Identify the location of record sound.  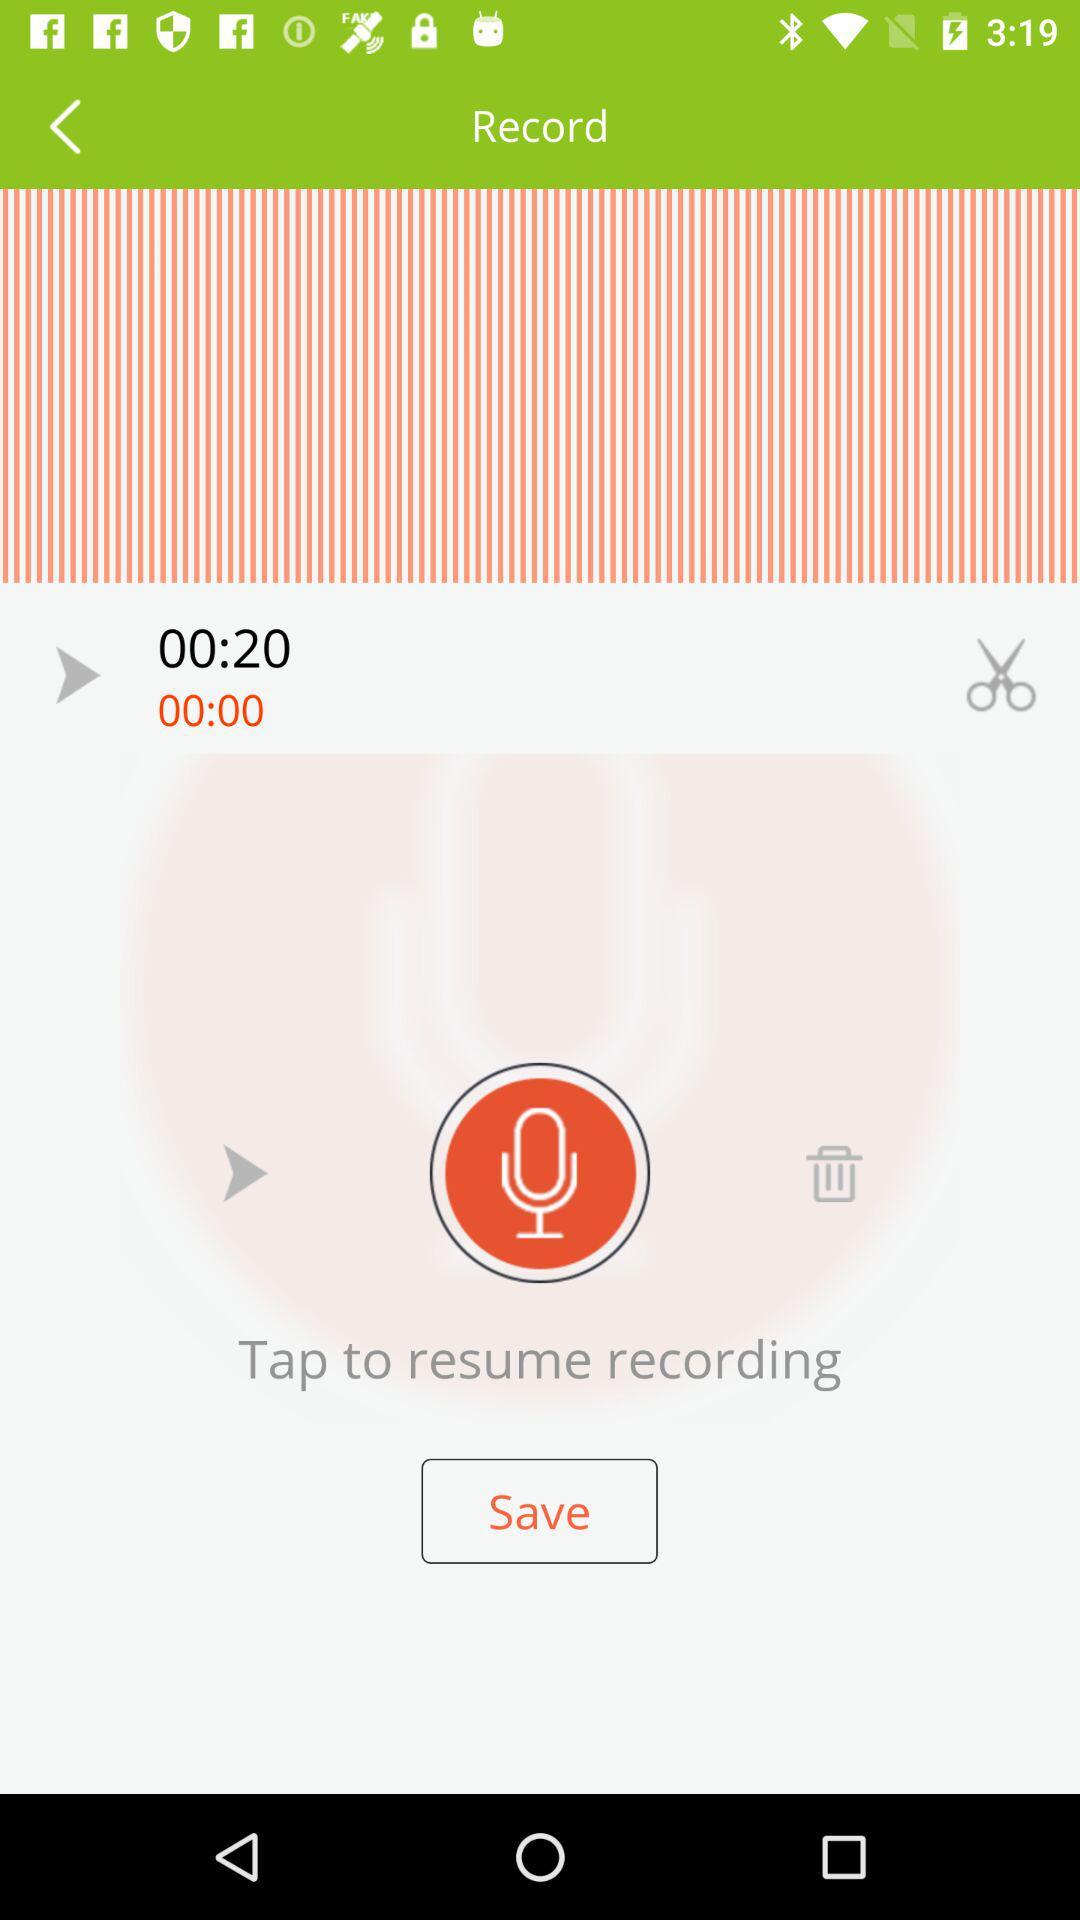
(540, 1172).